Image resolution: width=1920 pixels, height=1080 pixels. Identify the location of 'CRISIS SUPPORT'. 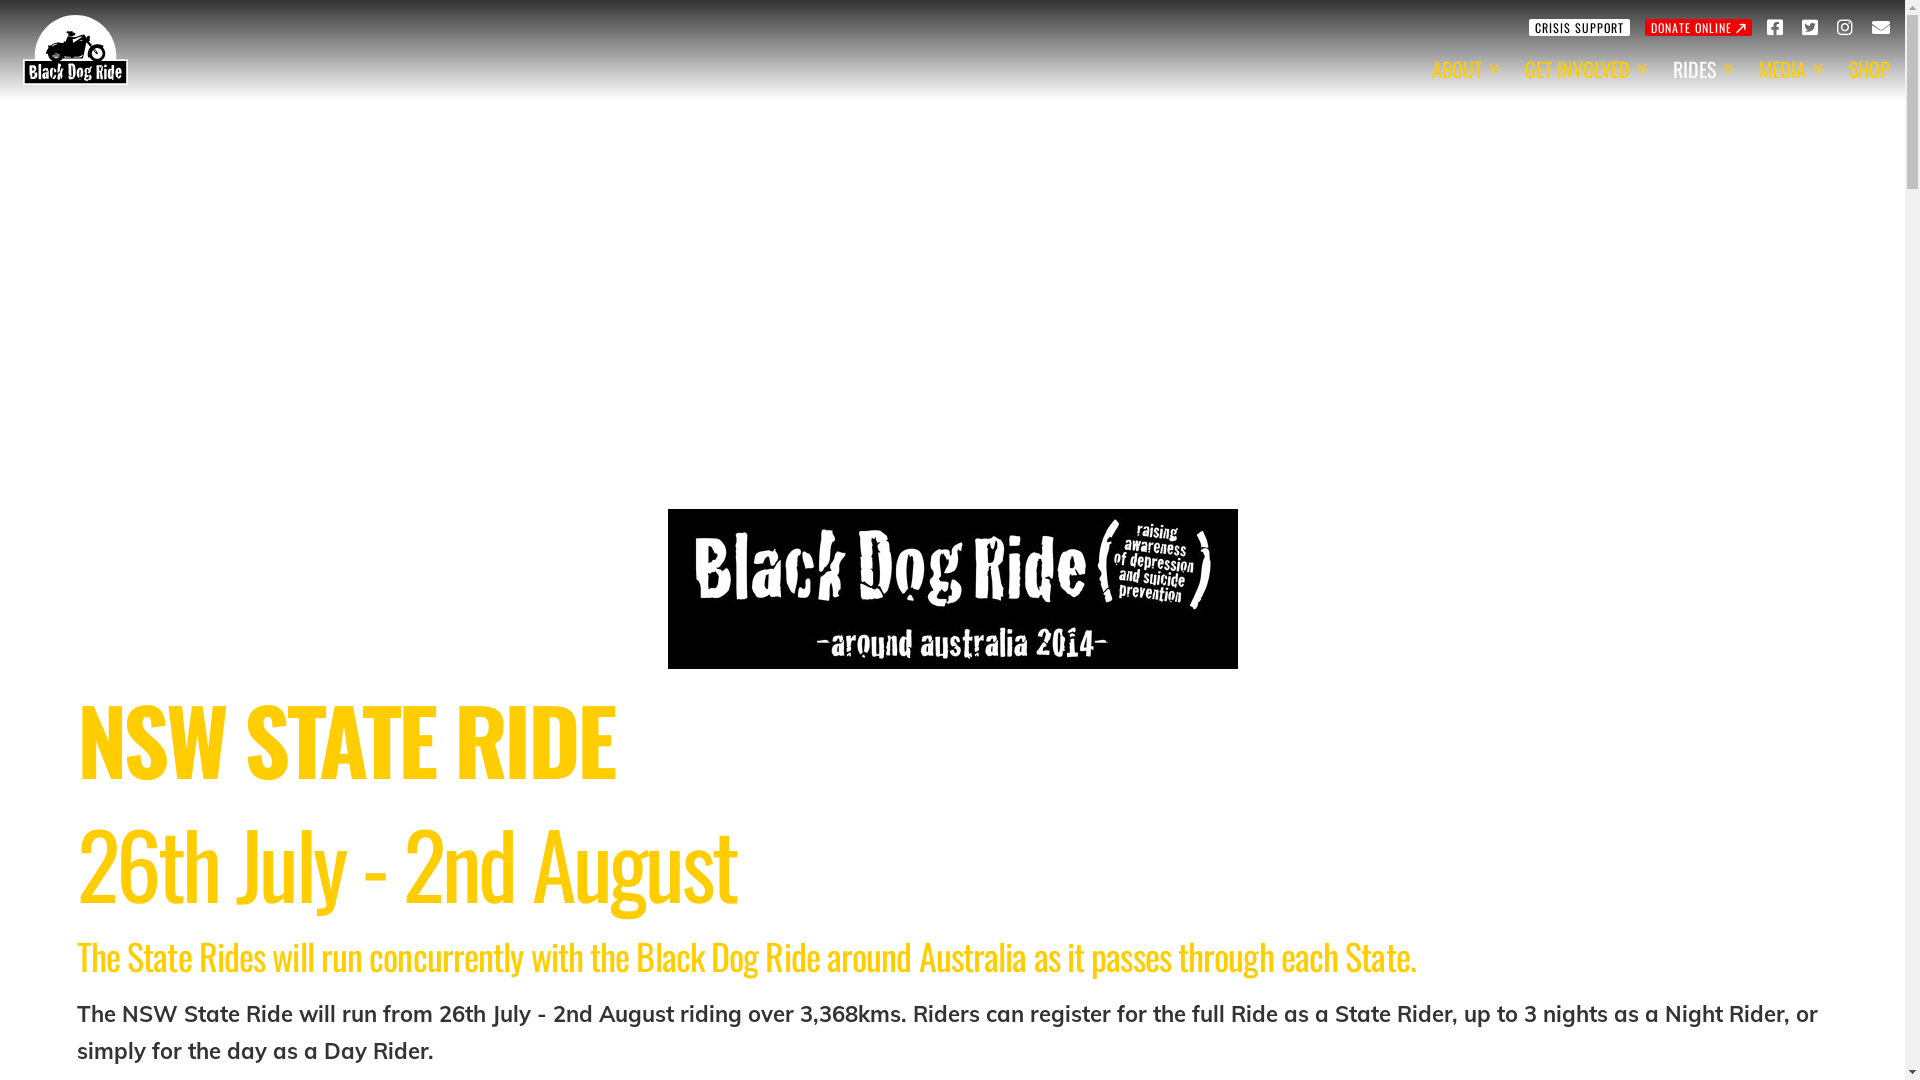
(1578, 26).